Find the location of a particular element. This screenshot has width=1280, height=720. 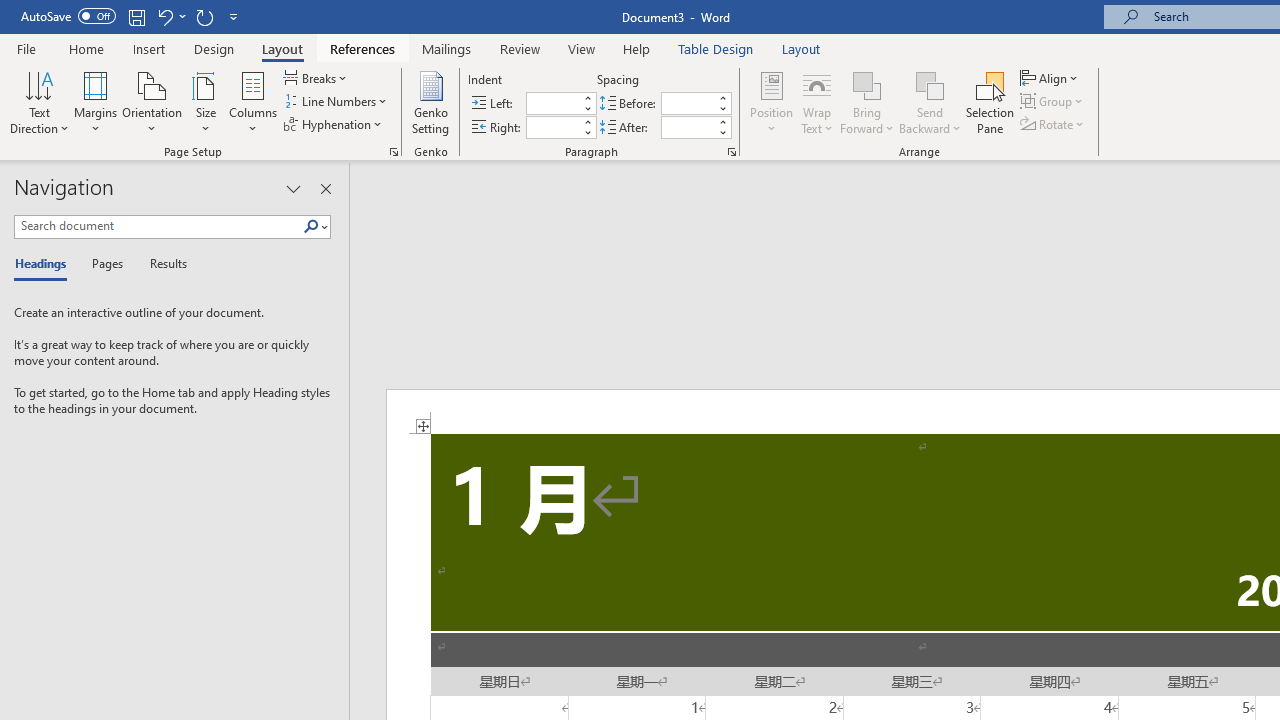

'Class: NetUIImage' is located at coordinates (310, 225).